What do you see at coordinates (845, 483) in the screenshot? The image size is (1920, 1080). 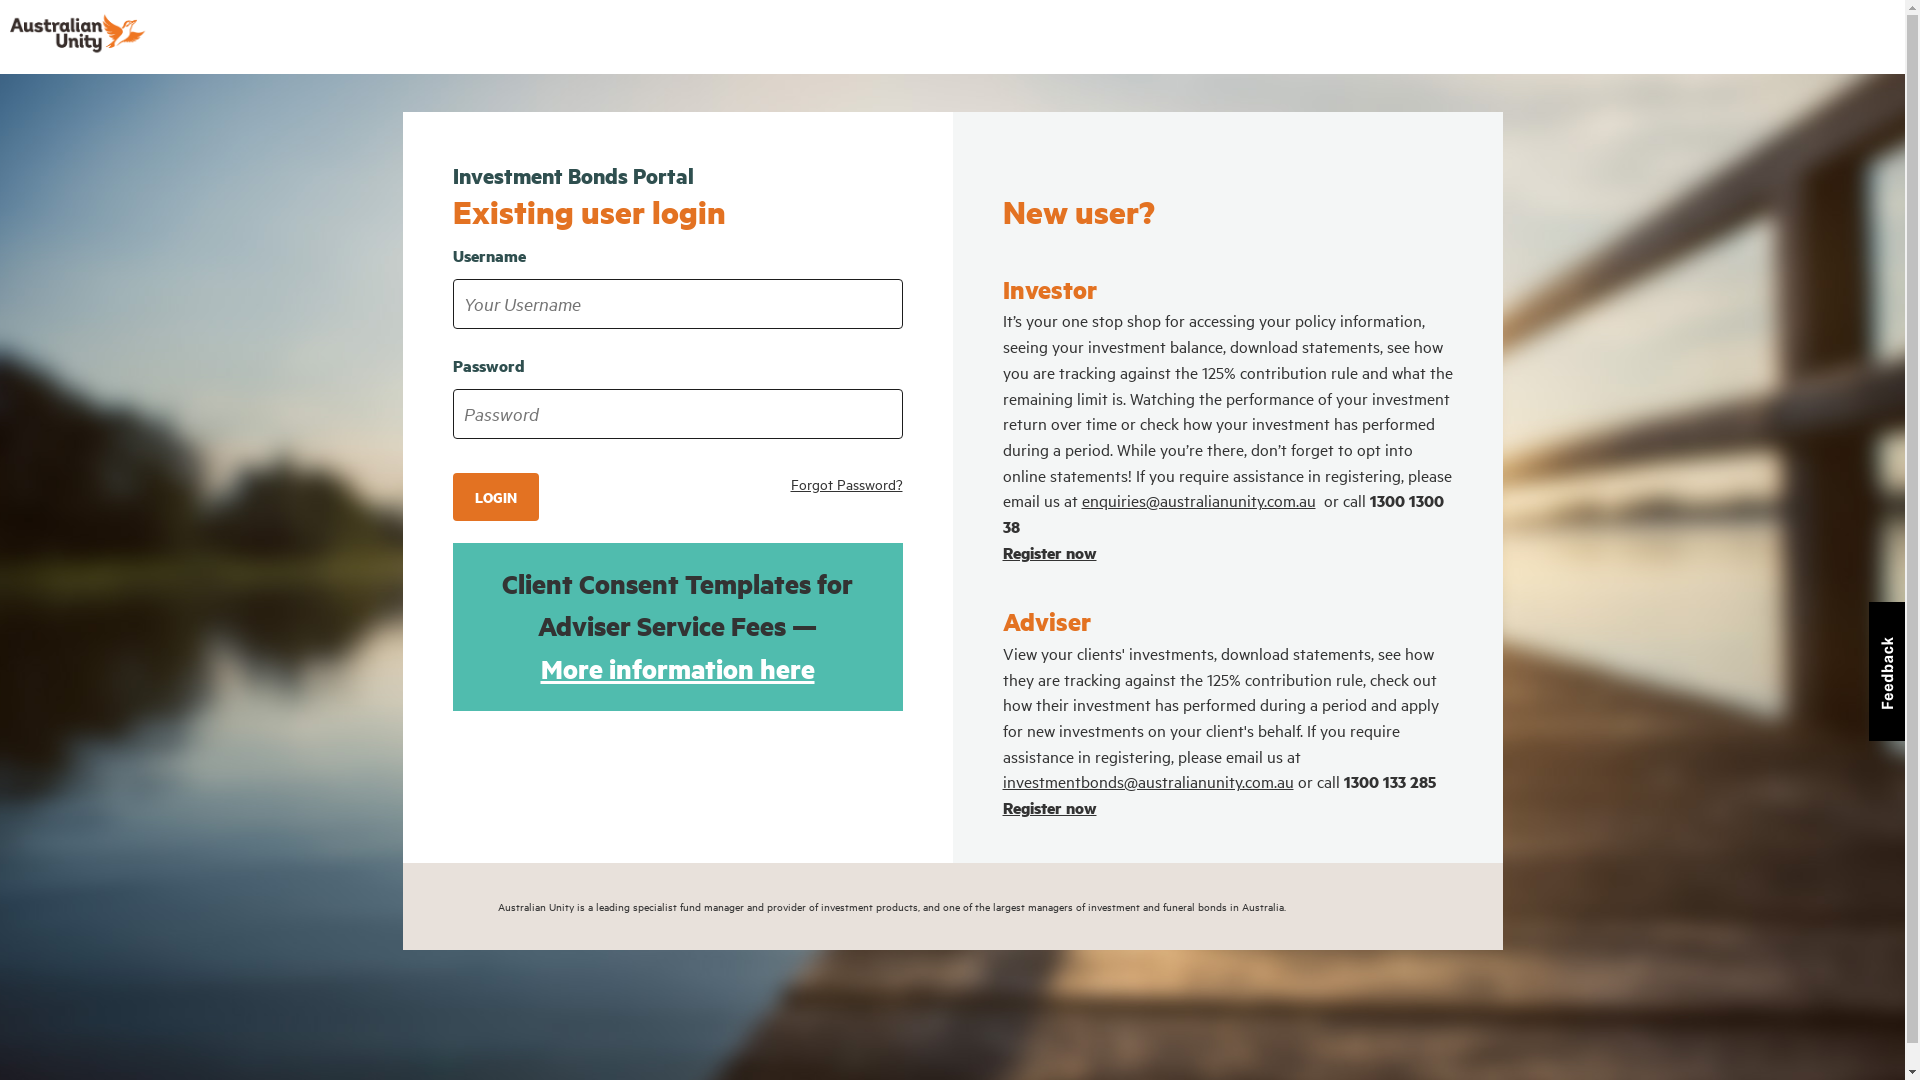 I see `'Forgot Password?'` at bounding box center [845, 483].